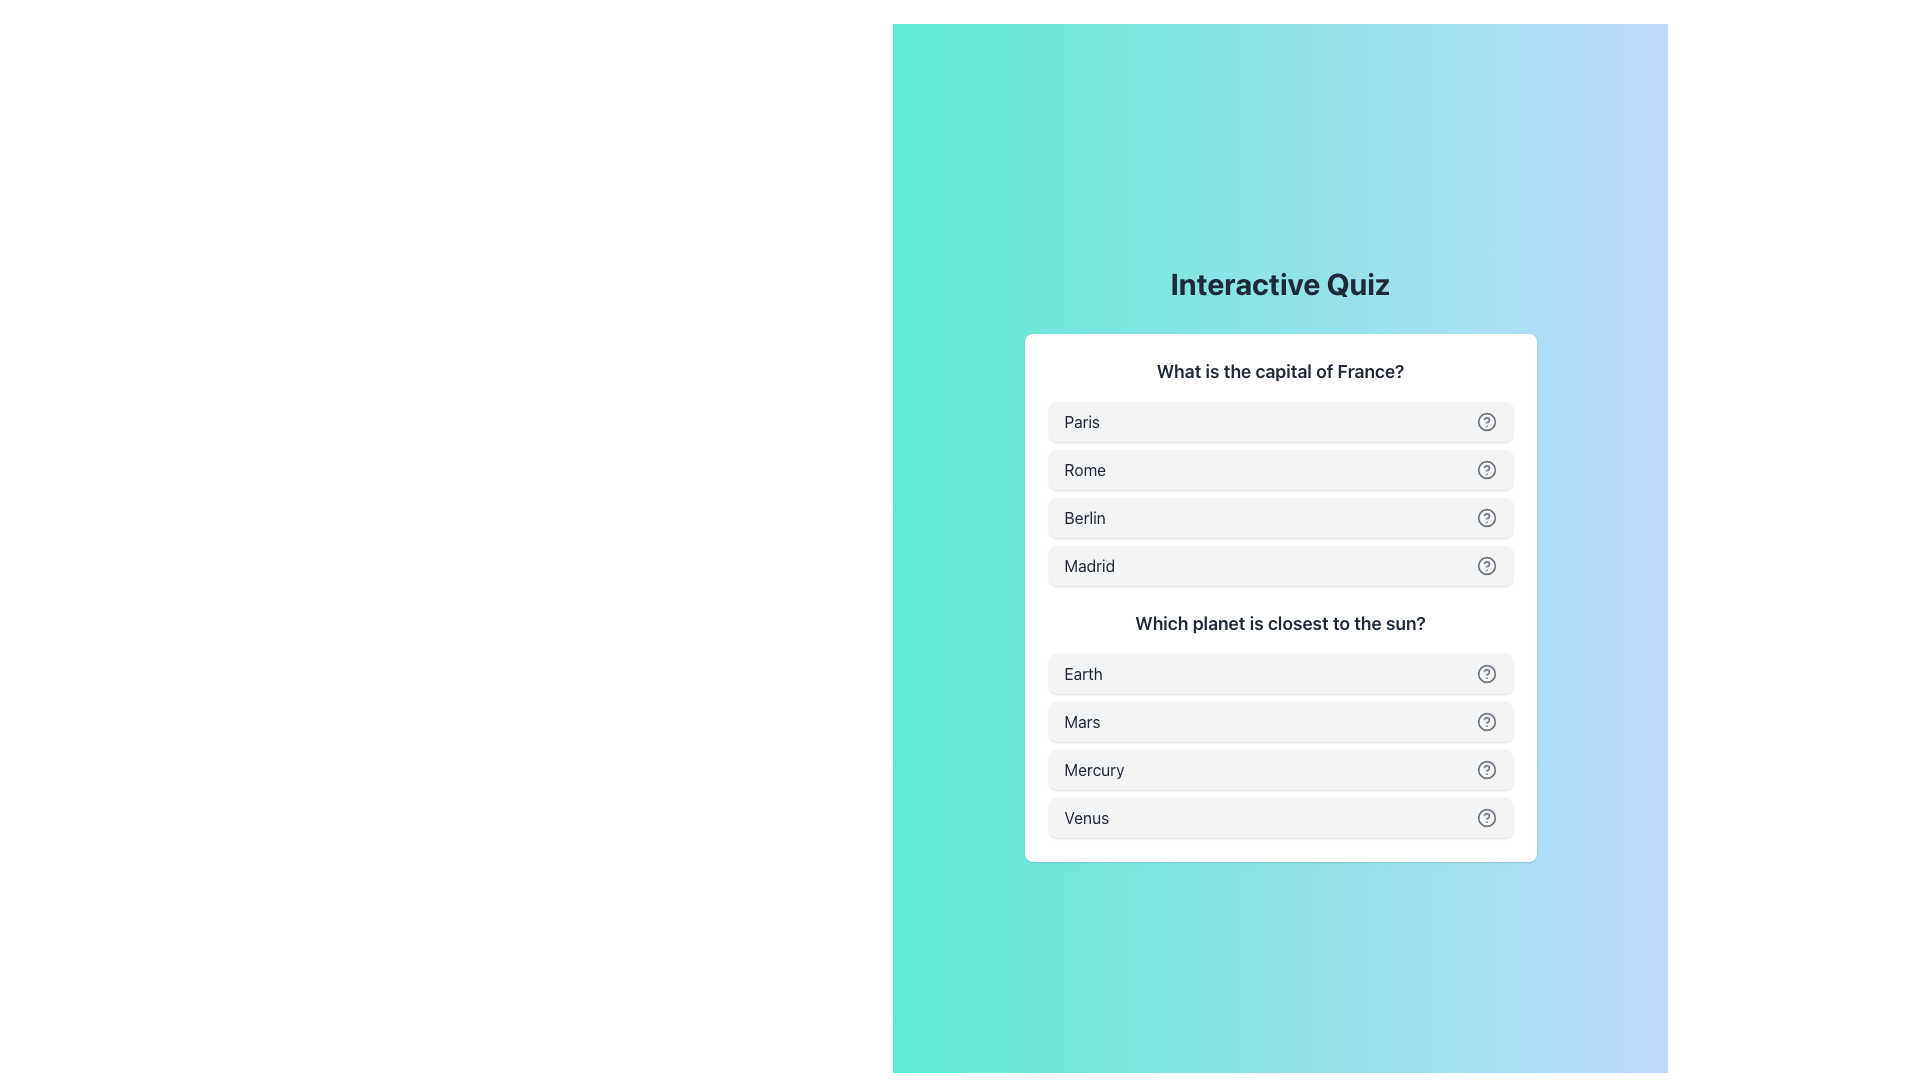 Image resolution: width=1920 pixels, height=1080 pixels. I want to click on the 'Venus' button, which is the last button in a vertical list of buttons, to observe its hover state, so click(1280, 817).